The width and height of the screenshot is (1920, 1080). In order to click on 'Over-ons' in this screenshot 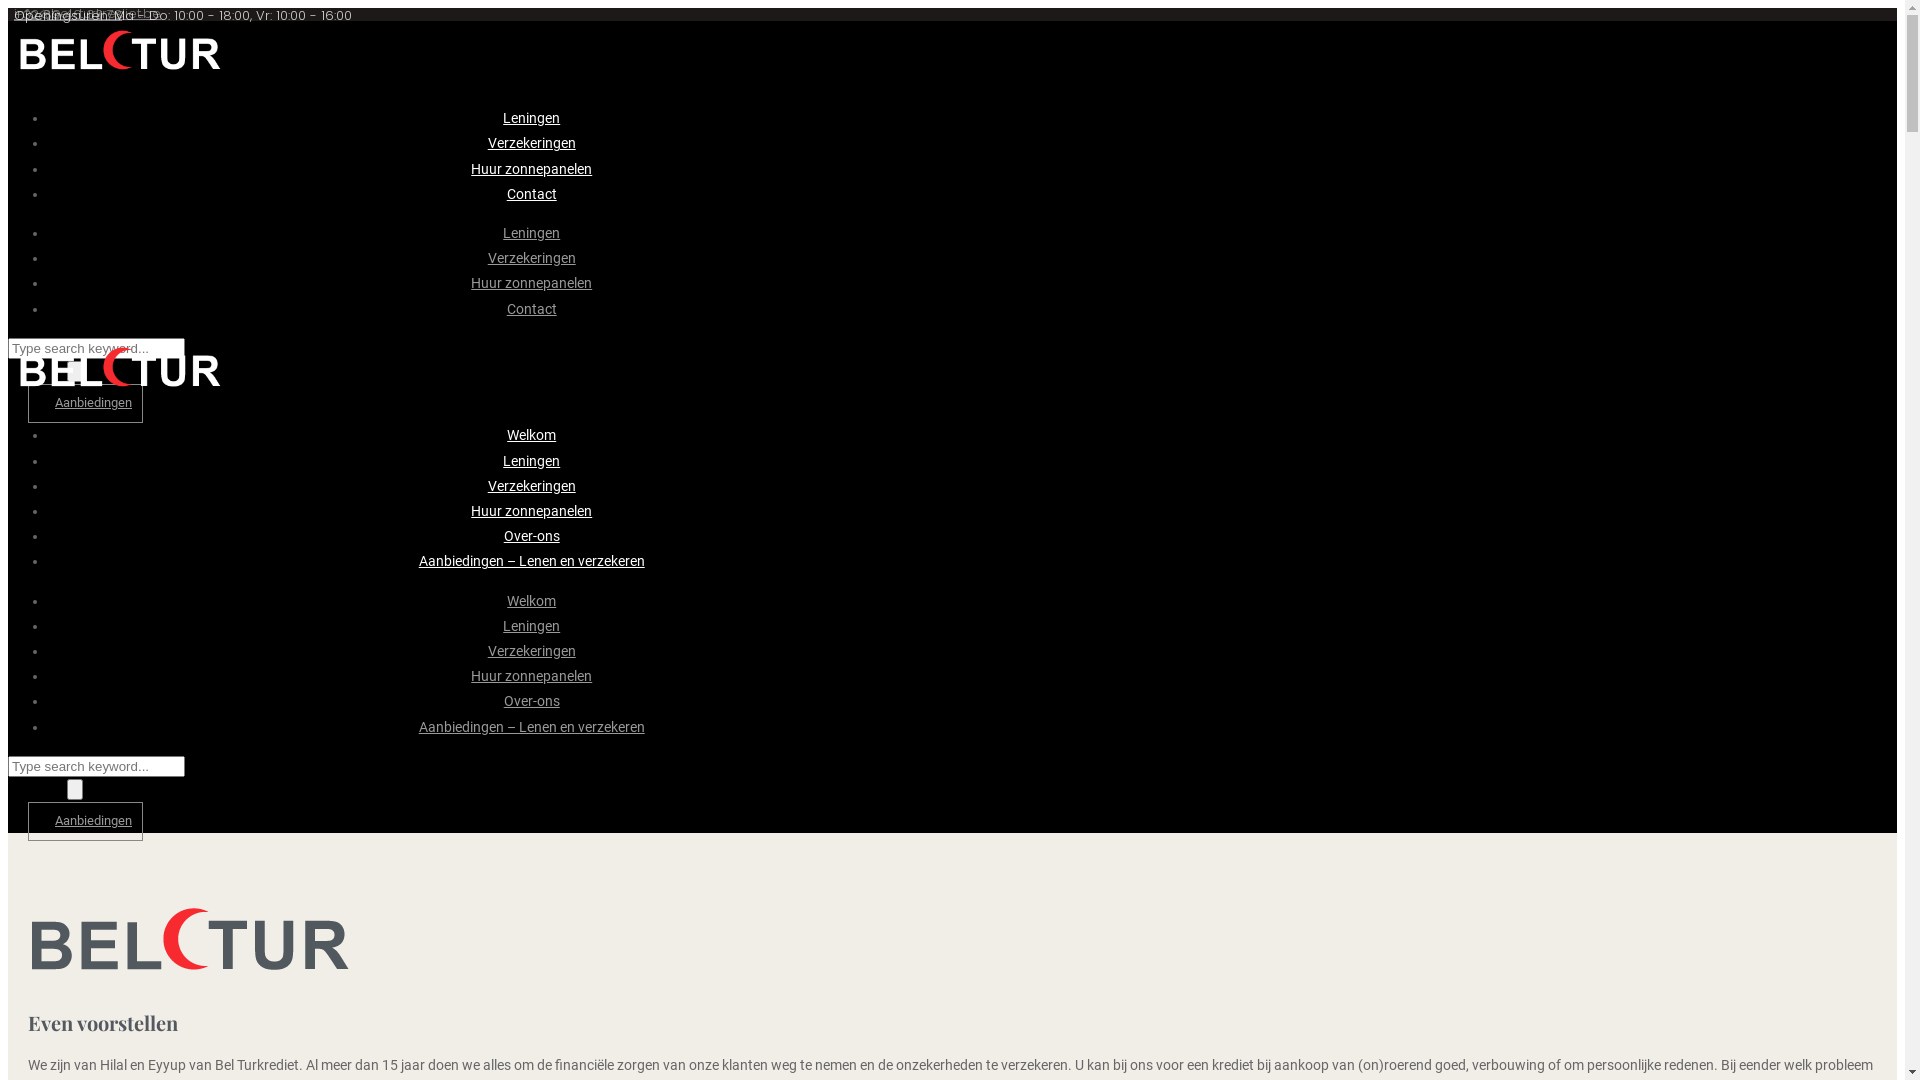, I will do `click(504, 700)`.